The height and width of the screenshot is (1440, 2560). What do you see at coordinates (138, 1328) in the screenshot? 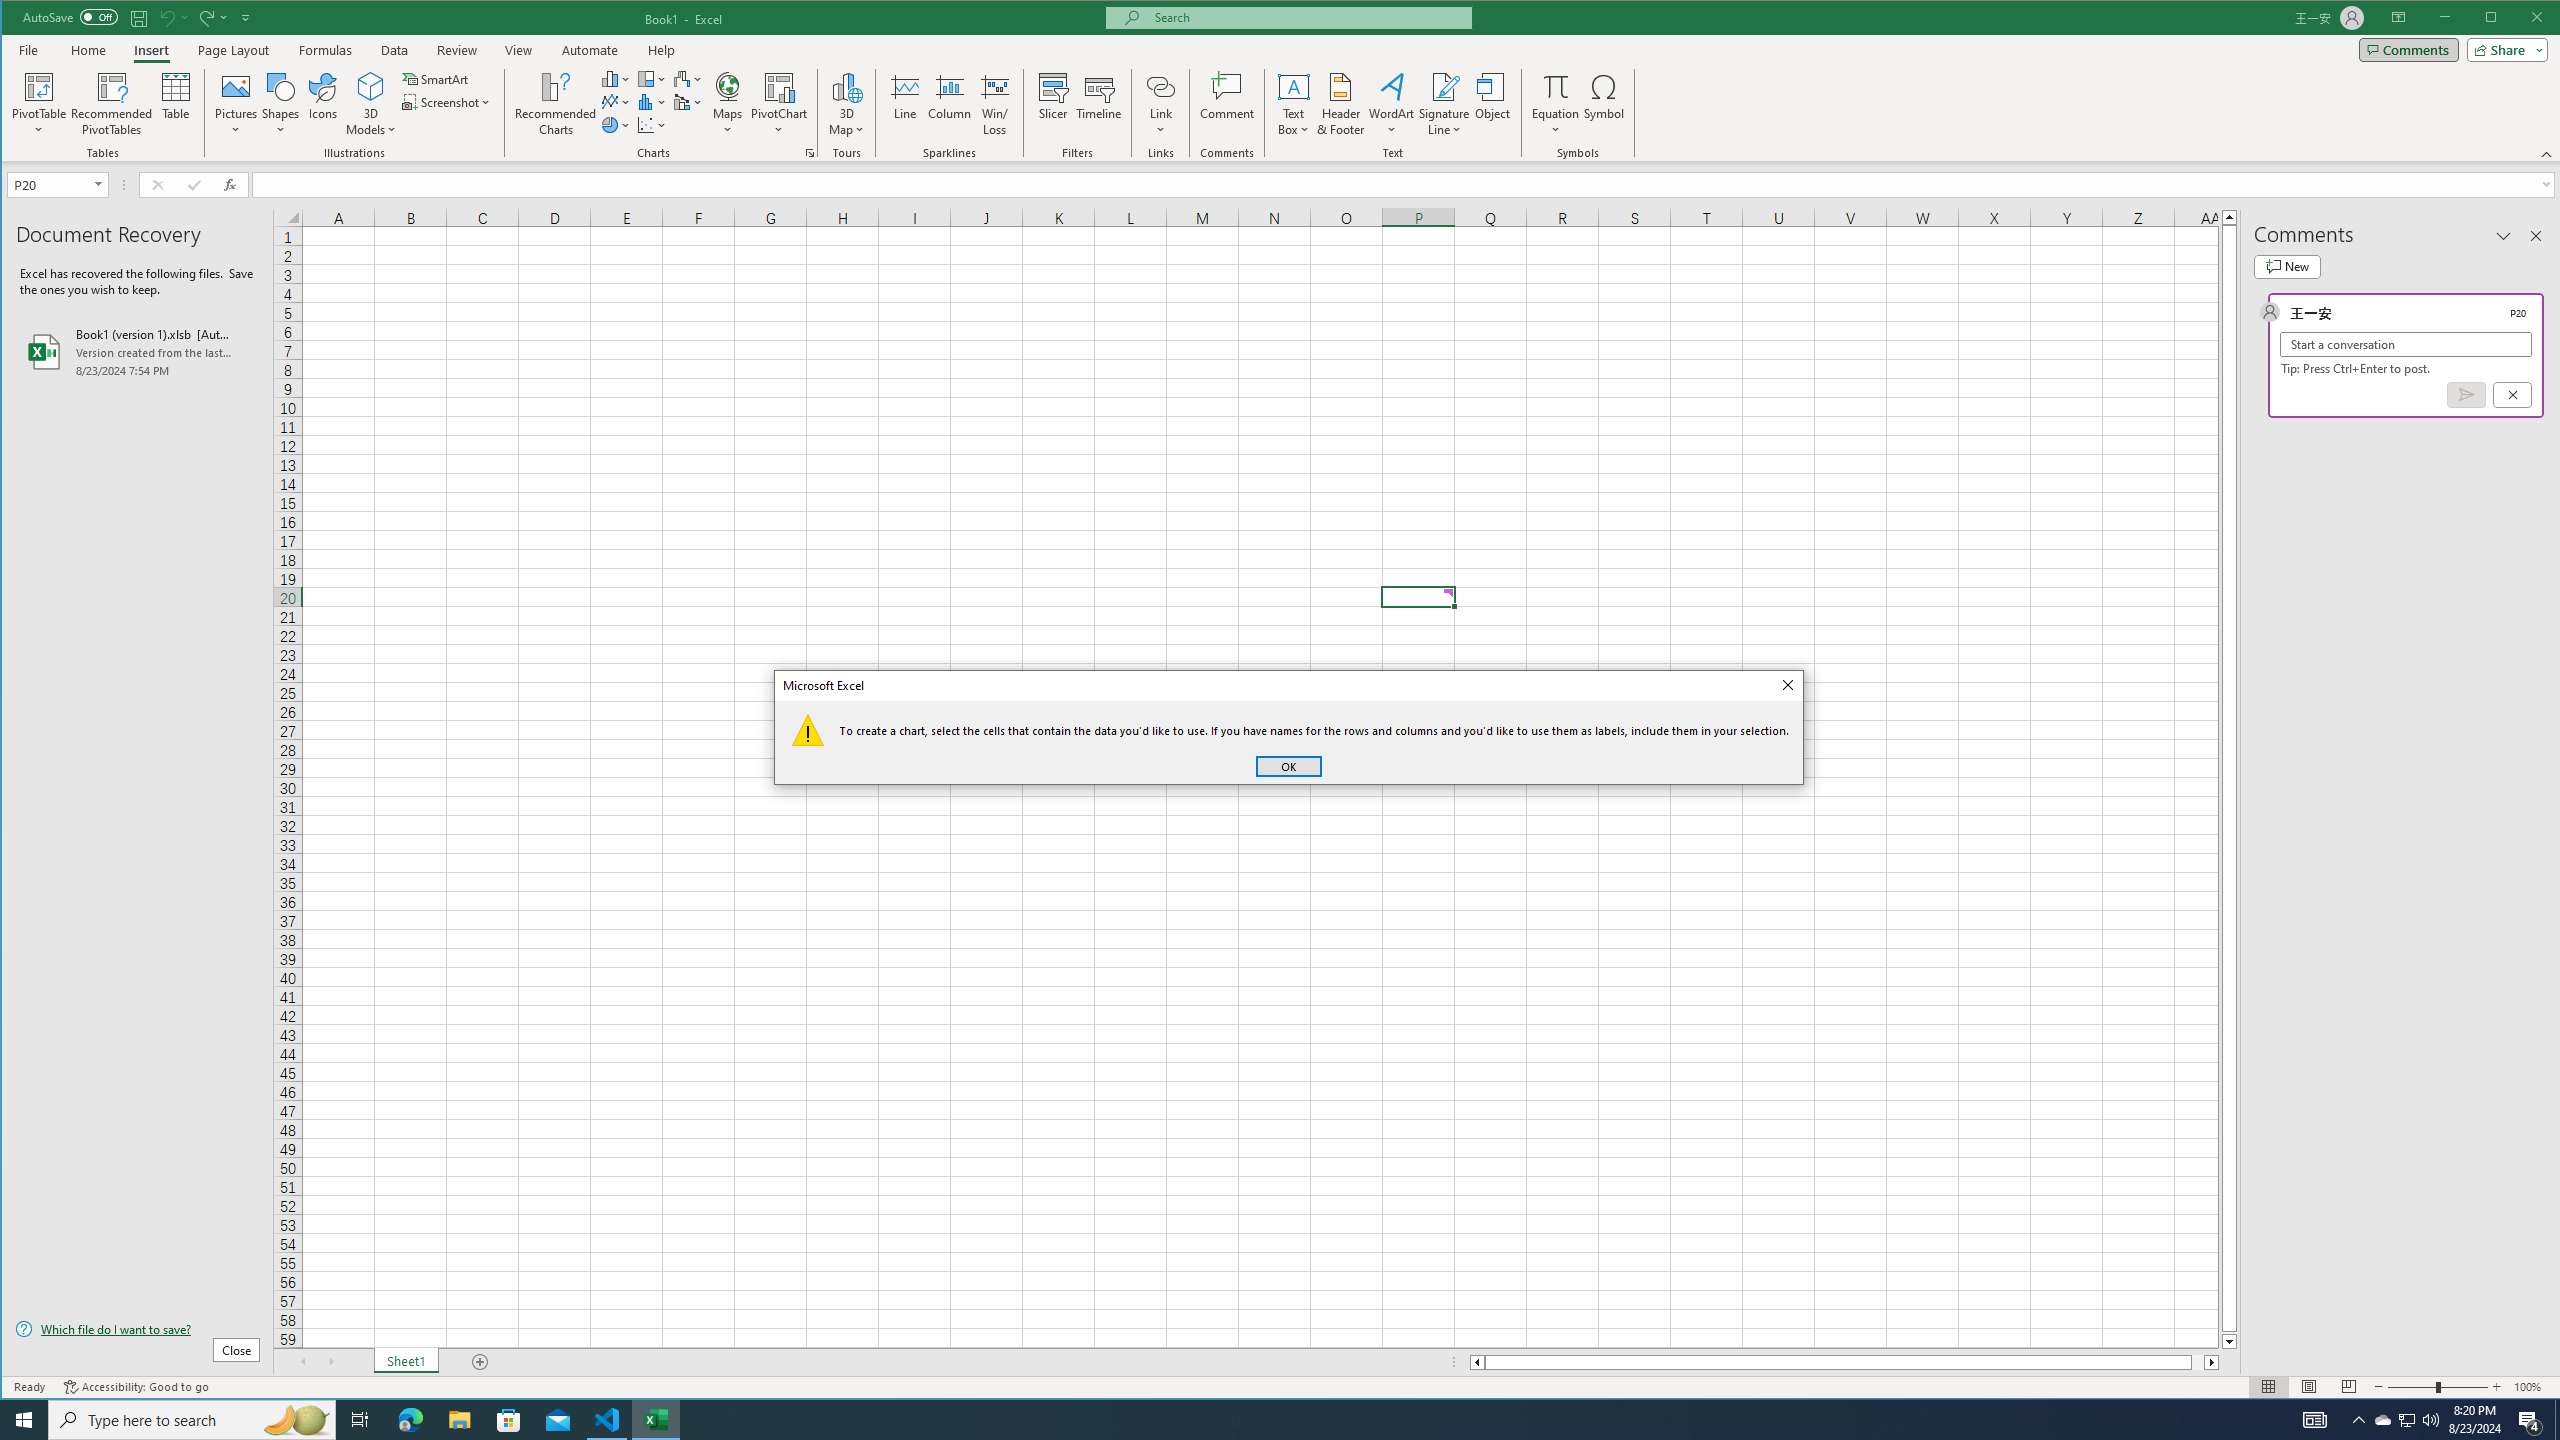
I see `'Which file do I want to save?'` at bounding box center [138, 1328].